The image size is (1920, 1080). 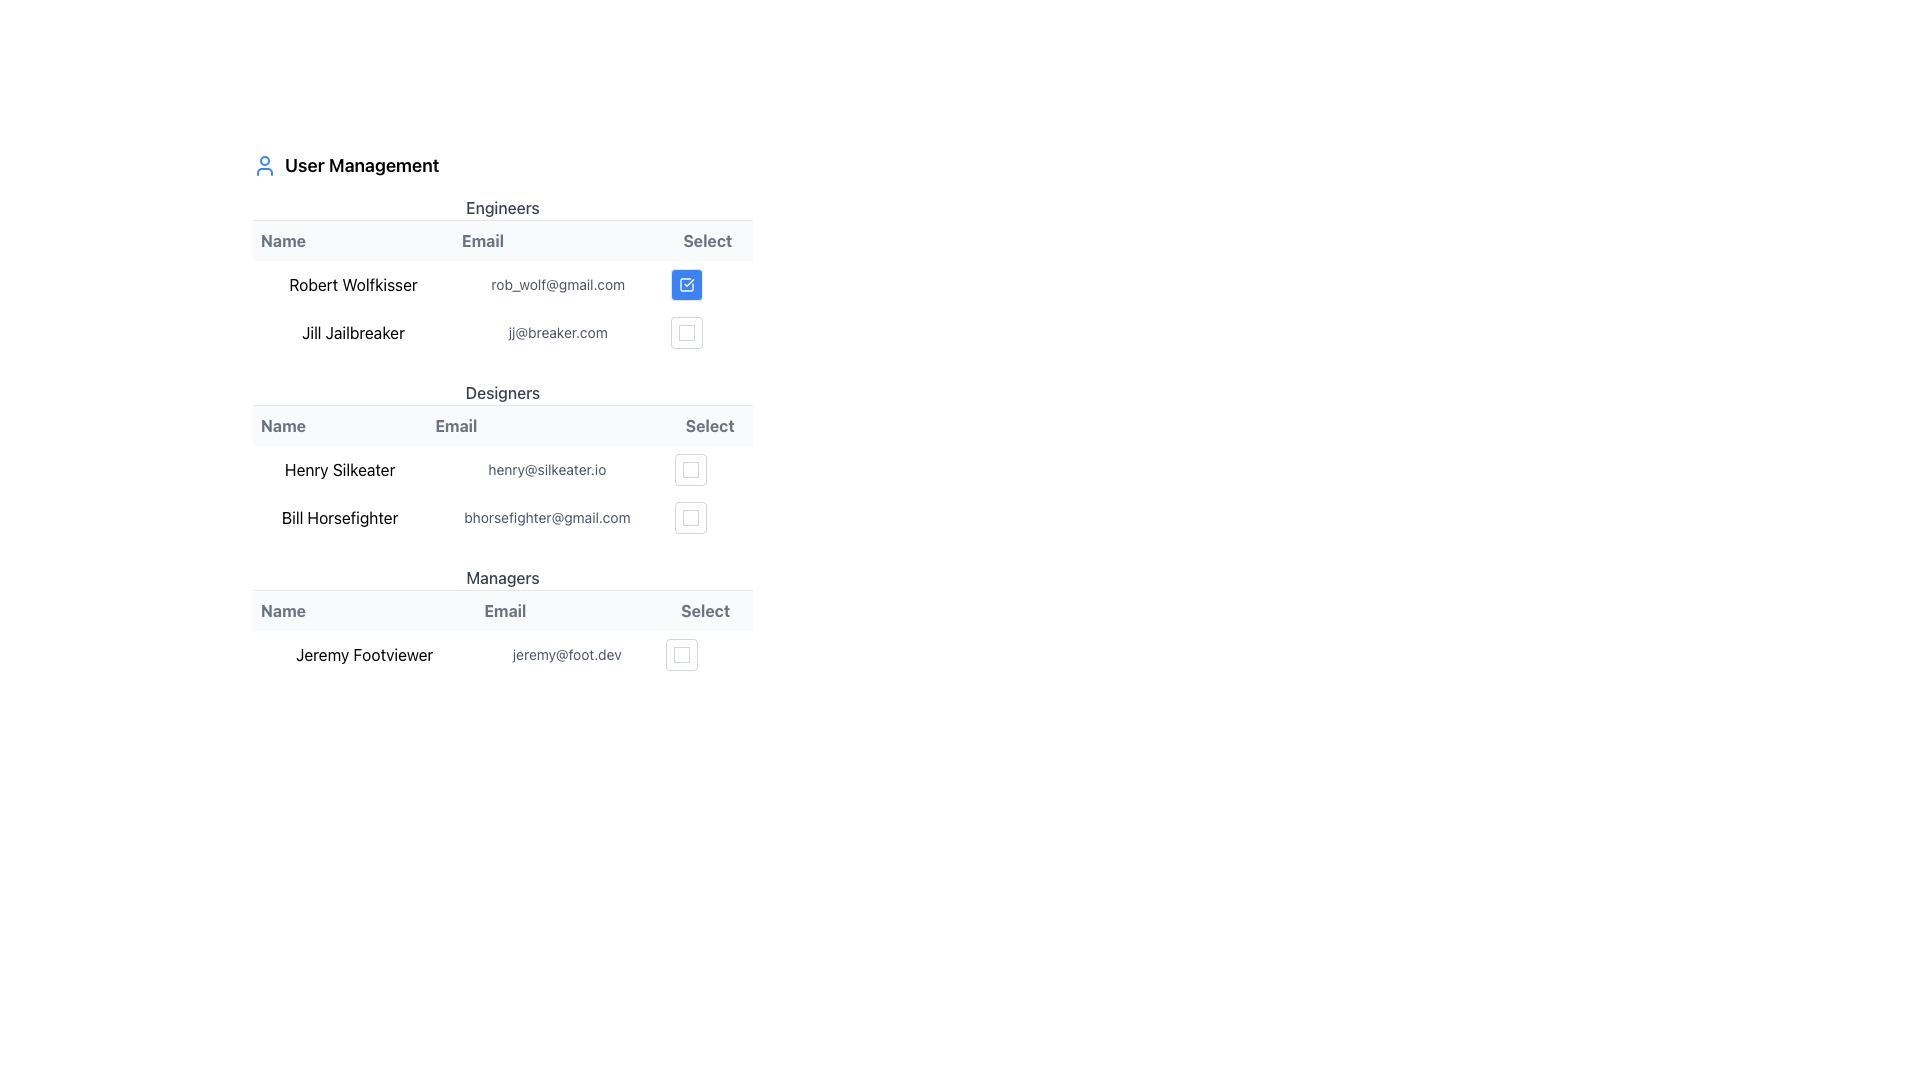 What do you see at coordinates (707, 331) in the screenshot?
I see `the selectable checkbox located in the rightmost column corresponding to 'Jill Jailbreaker' to focus it` at bounding box center [707, 331].